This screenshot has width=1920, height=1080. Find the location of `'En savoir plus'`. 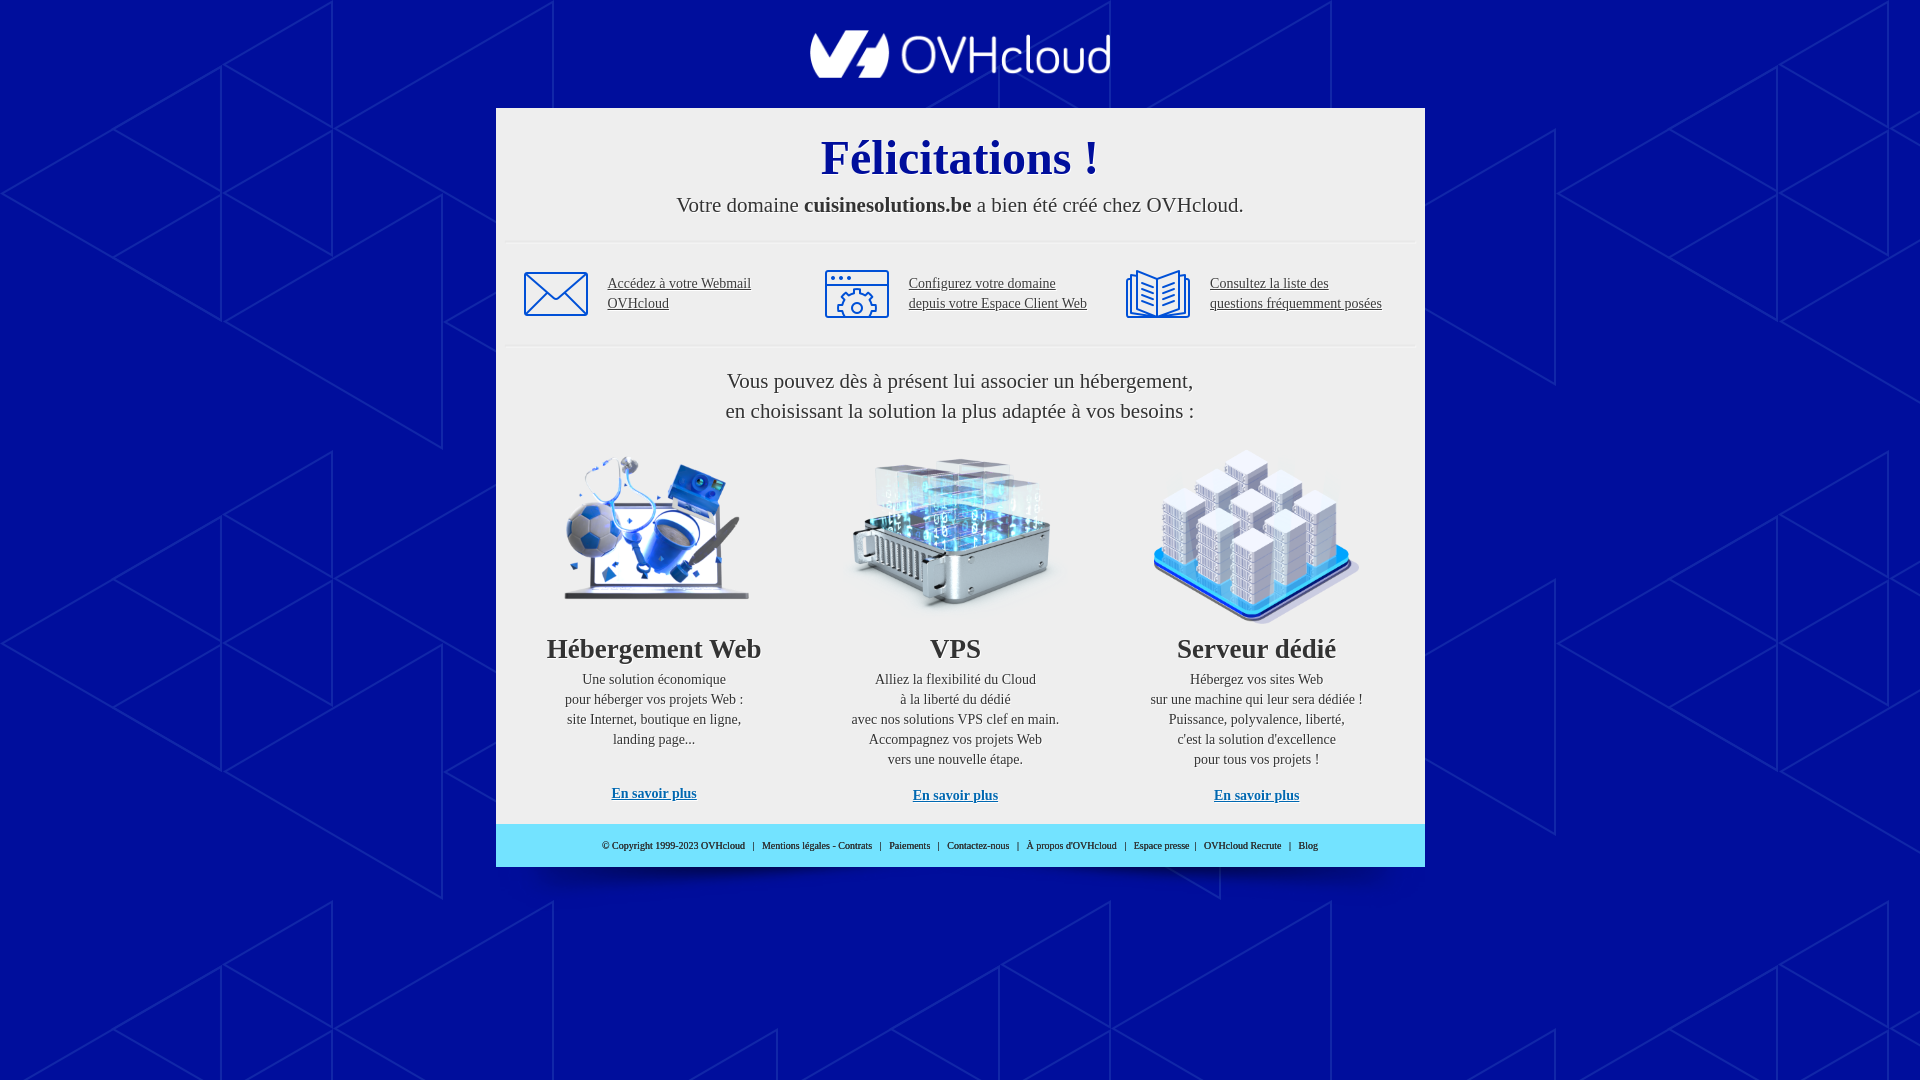

'En savoir plus' is located at coordinates (653, 792).